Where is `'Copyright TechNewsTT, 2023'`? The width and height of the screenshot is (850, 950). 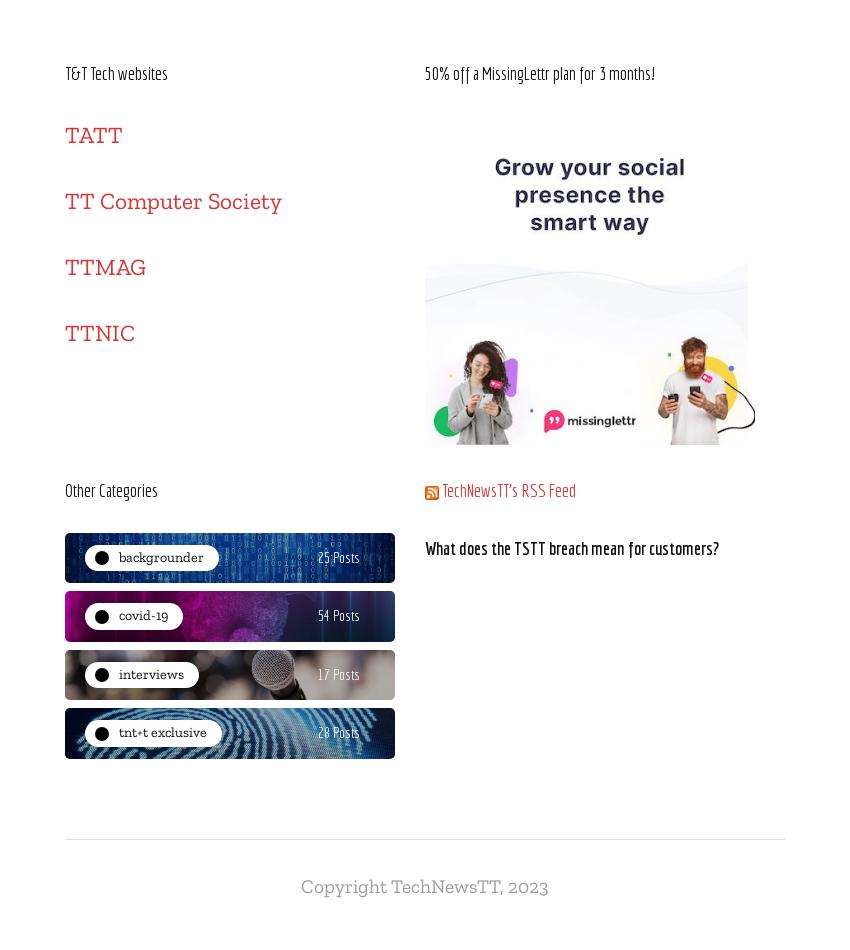
'Copyright TechNewsTT, 2023' is located at coordinates (425, 884).